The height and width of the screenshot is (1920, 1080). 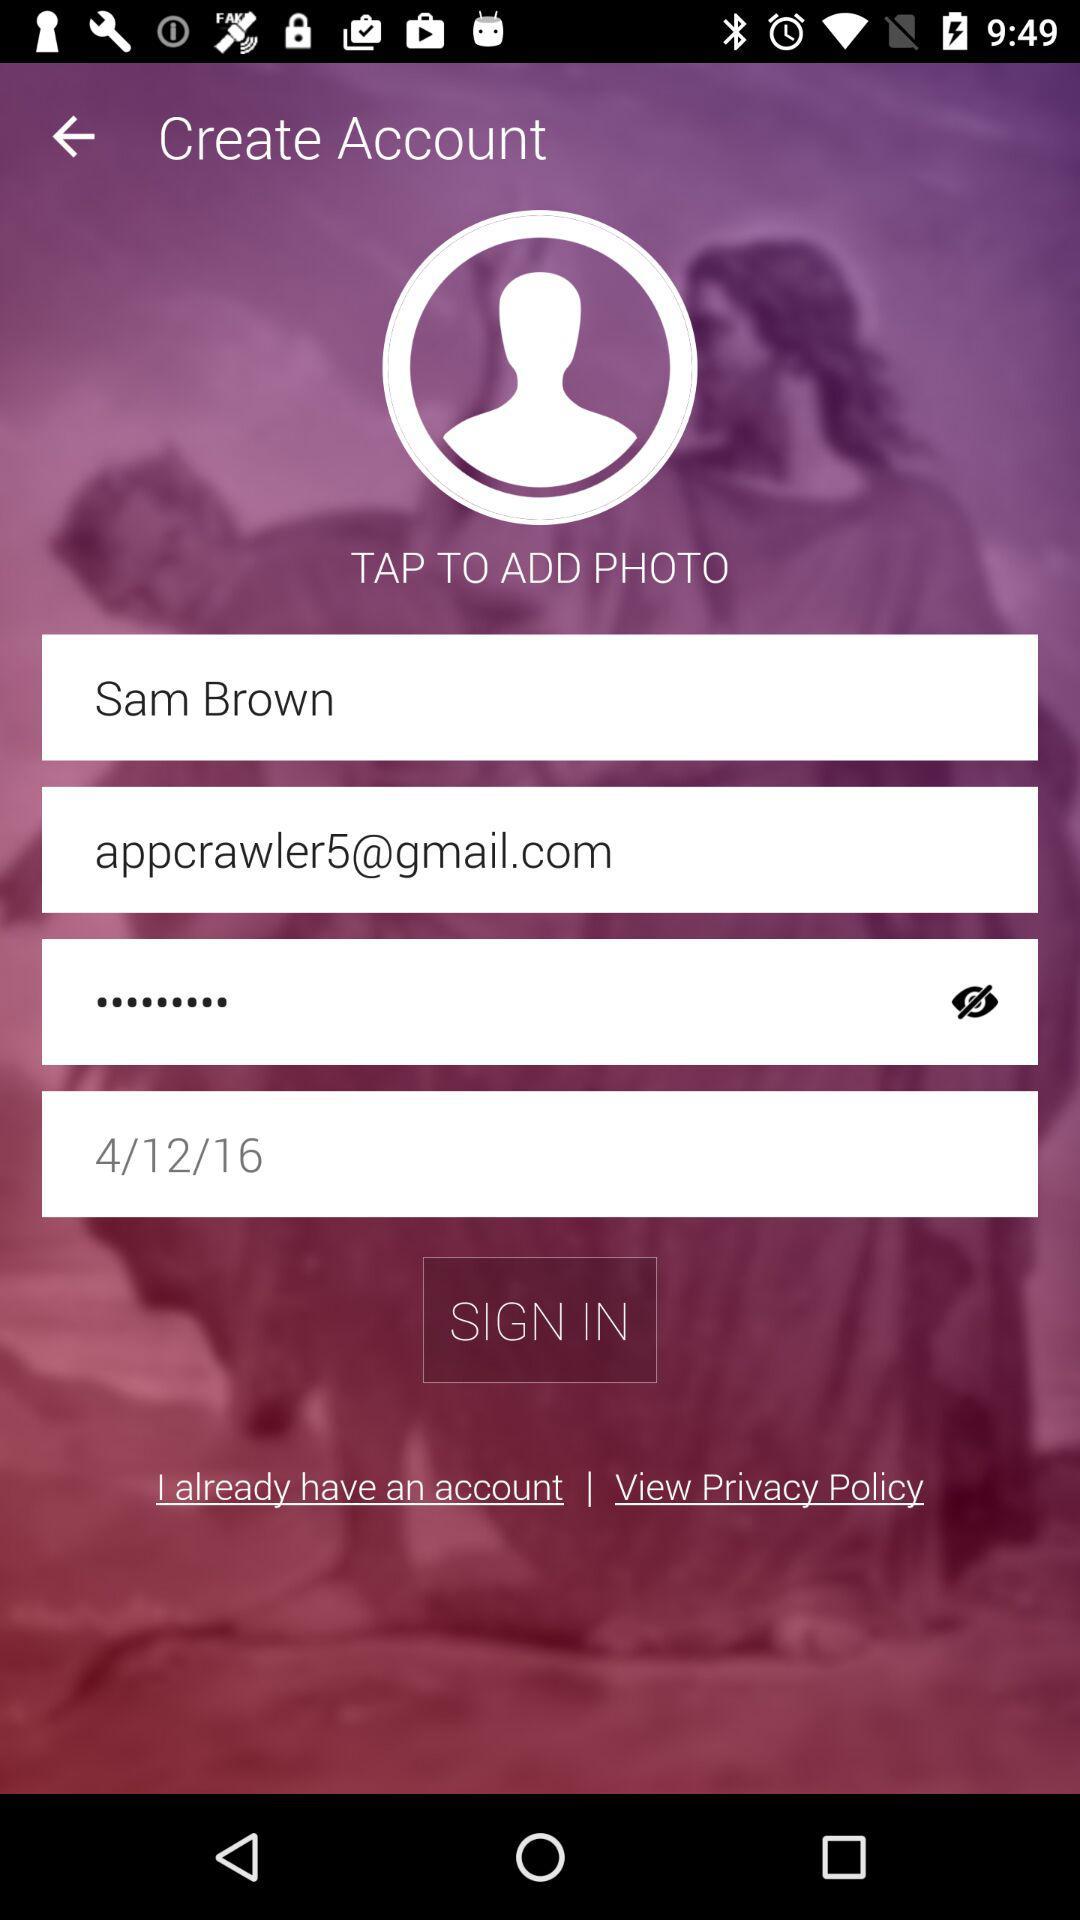 What do you see at coordinates (72, 135) in the screenshot?
I see `app to the left of the create account app` at bounding box center [72, 135].